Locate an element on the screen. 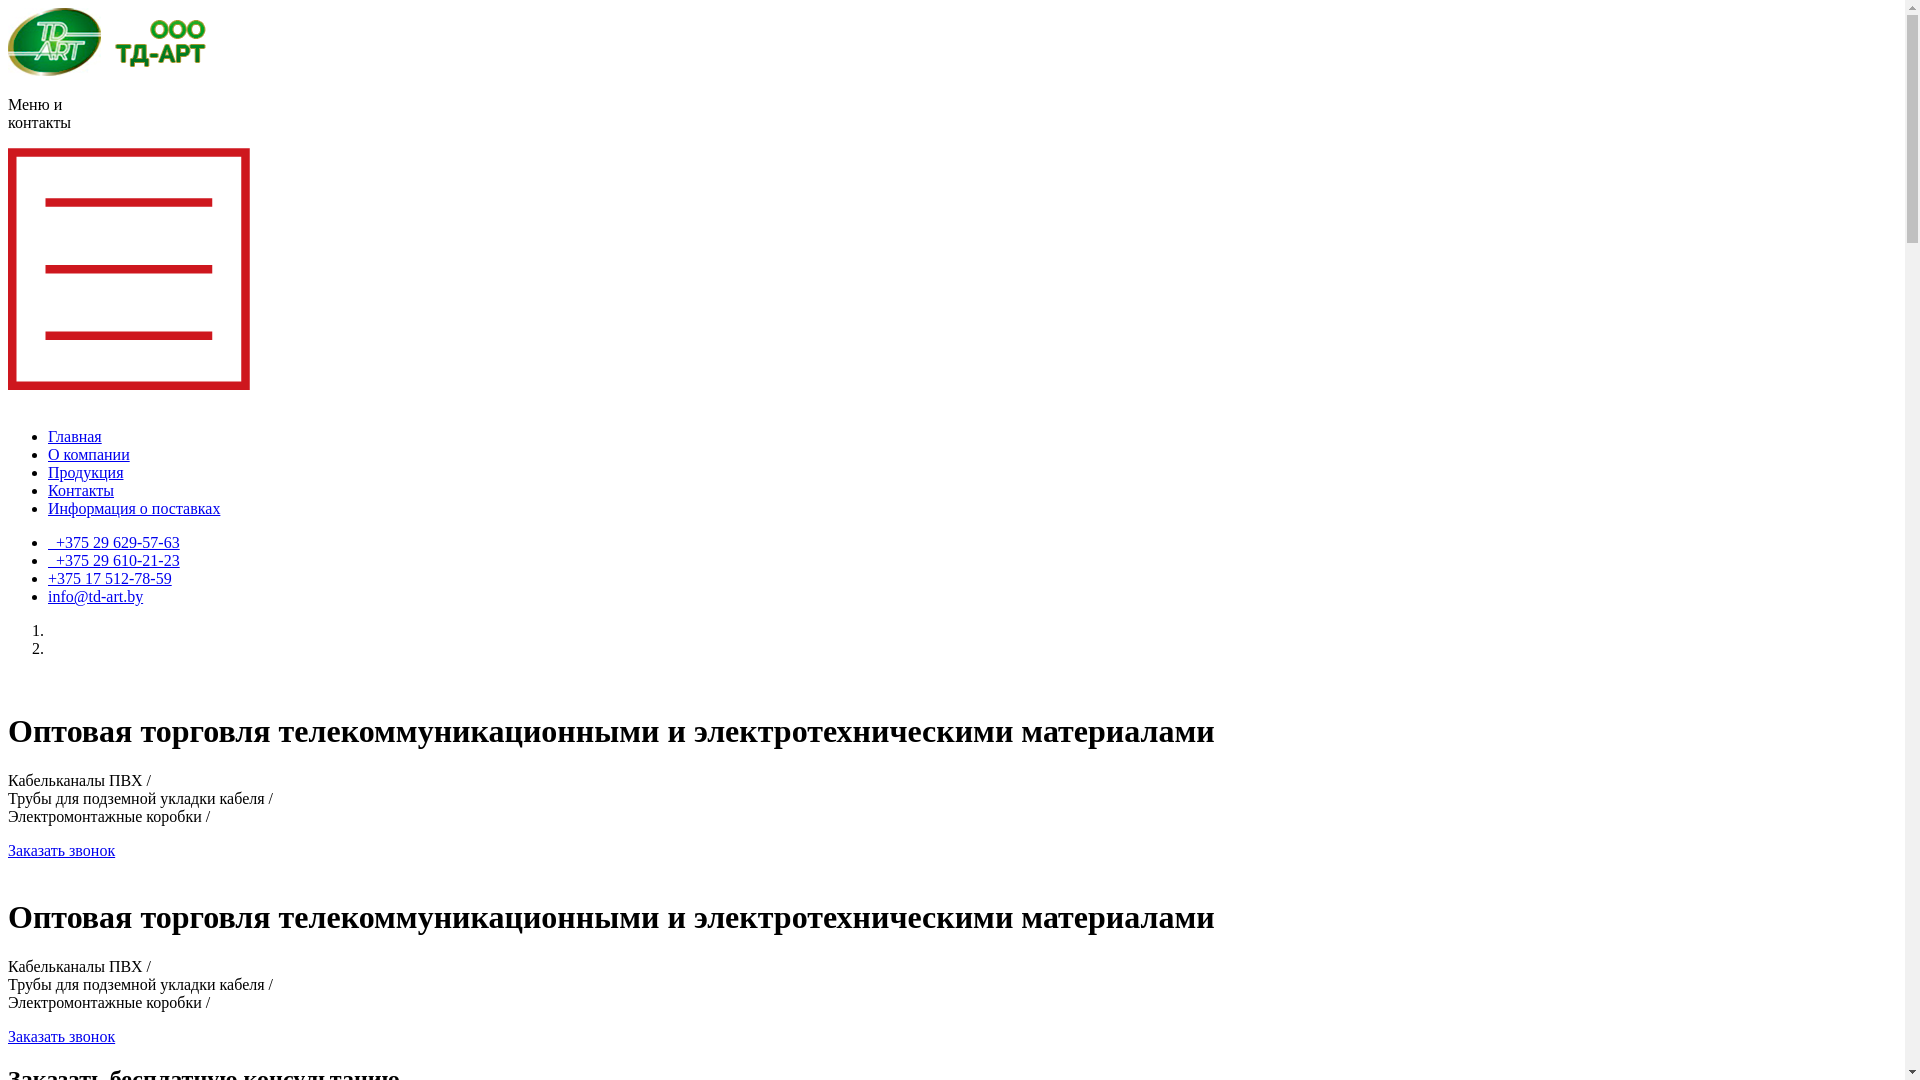 This screenshot has width=1920, height=1080. '+375 29 610-21-23' is located at coordinates (113, 560).